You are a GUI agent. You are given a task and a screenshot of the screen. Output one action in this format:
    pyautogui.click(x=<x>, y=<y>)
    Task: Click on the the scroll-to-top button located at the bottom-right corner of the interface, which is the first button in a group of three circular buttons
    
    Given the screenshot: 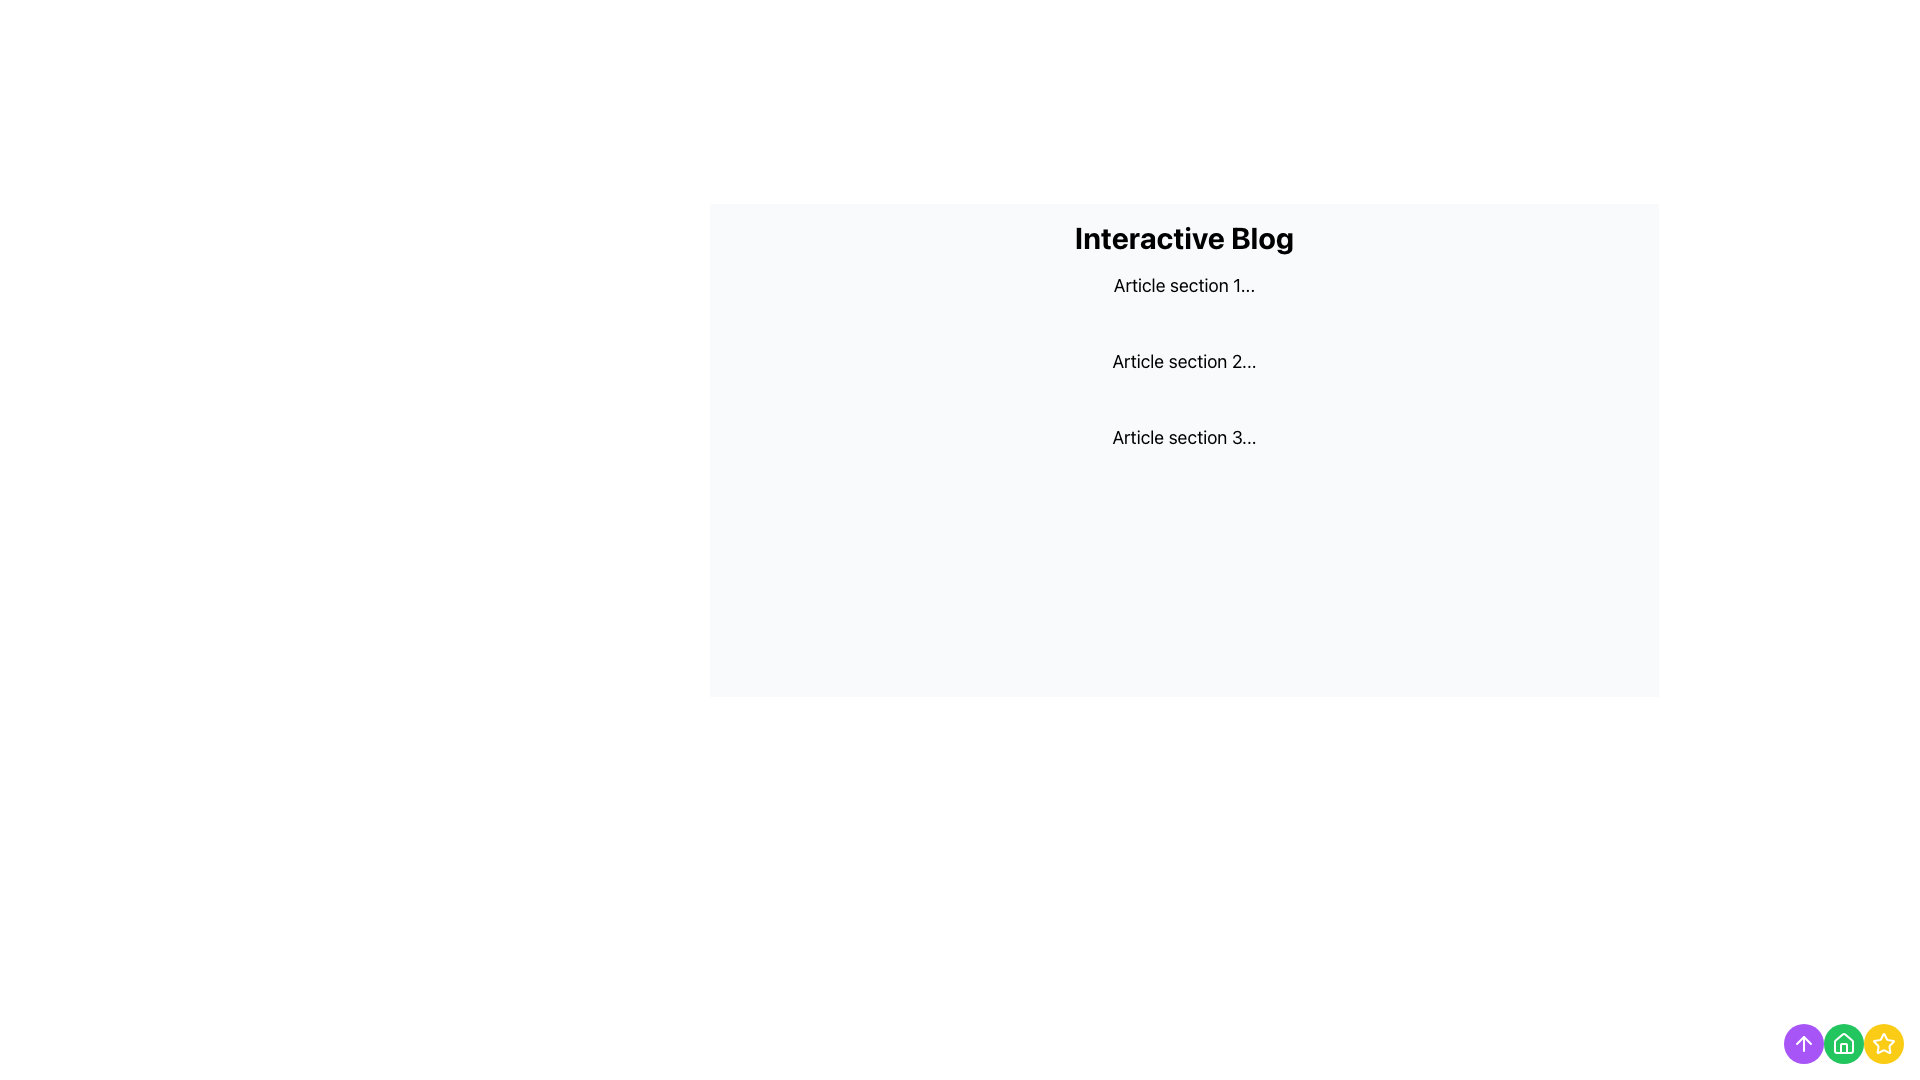 What is the action you would take?
    pyautogui.click(x=1804, y=1043)
    